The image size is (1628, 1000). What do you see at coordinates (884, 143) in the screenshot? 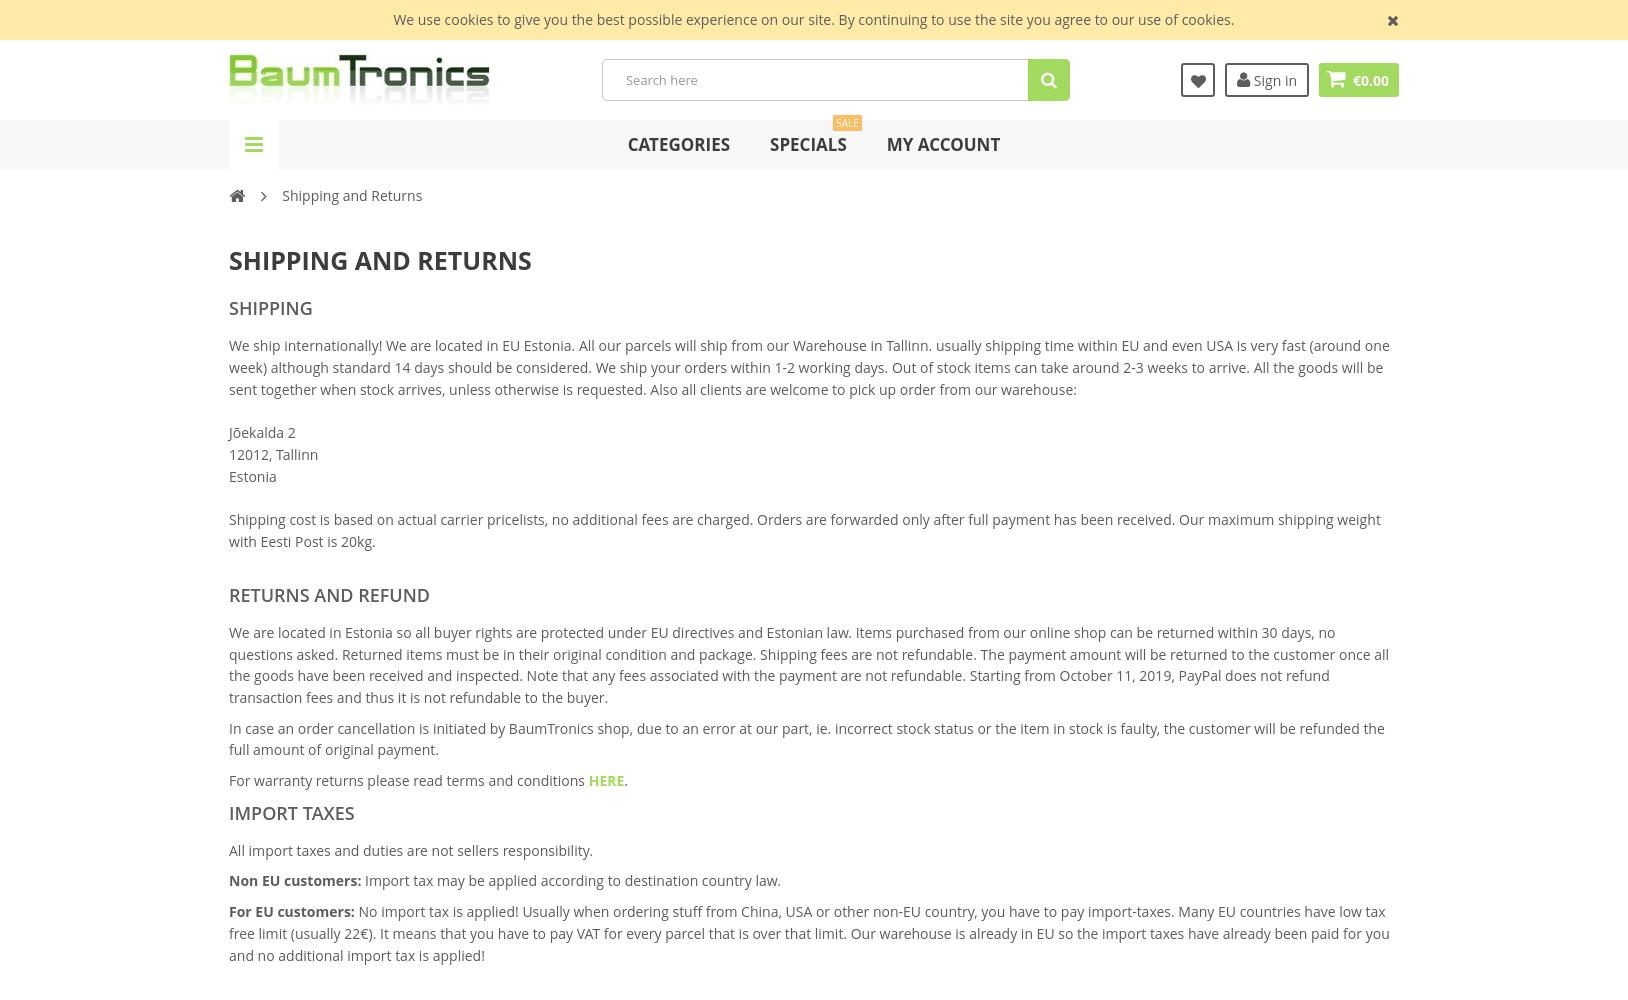
I see `'My Account'` at bounding box center [884, 143].